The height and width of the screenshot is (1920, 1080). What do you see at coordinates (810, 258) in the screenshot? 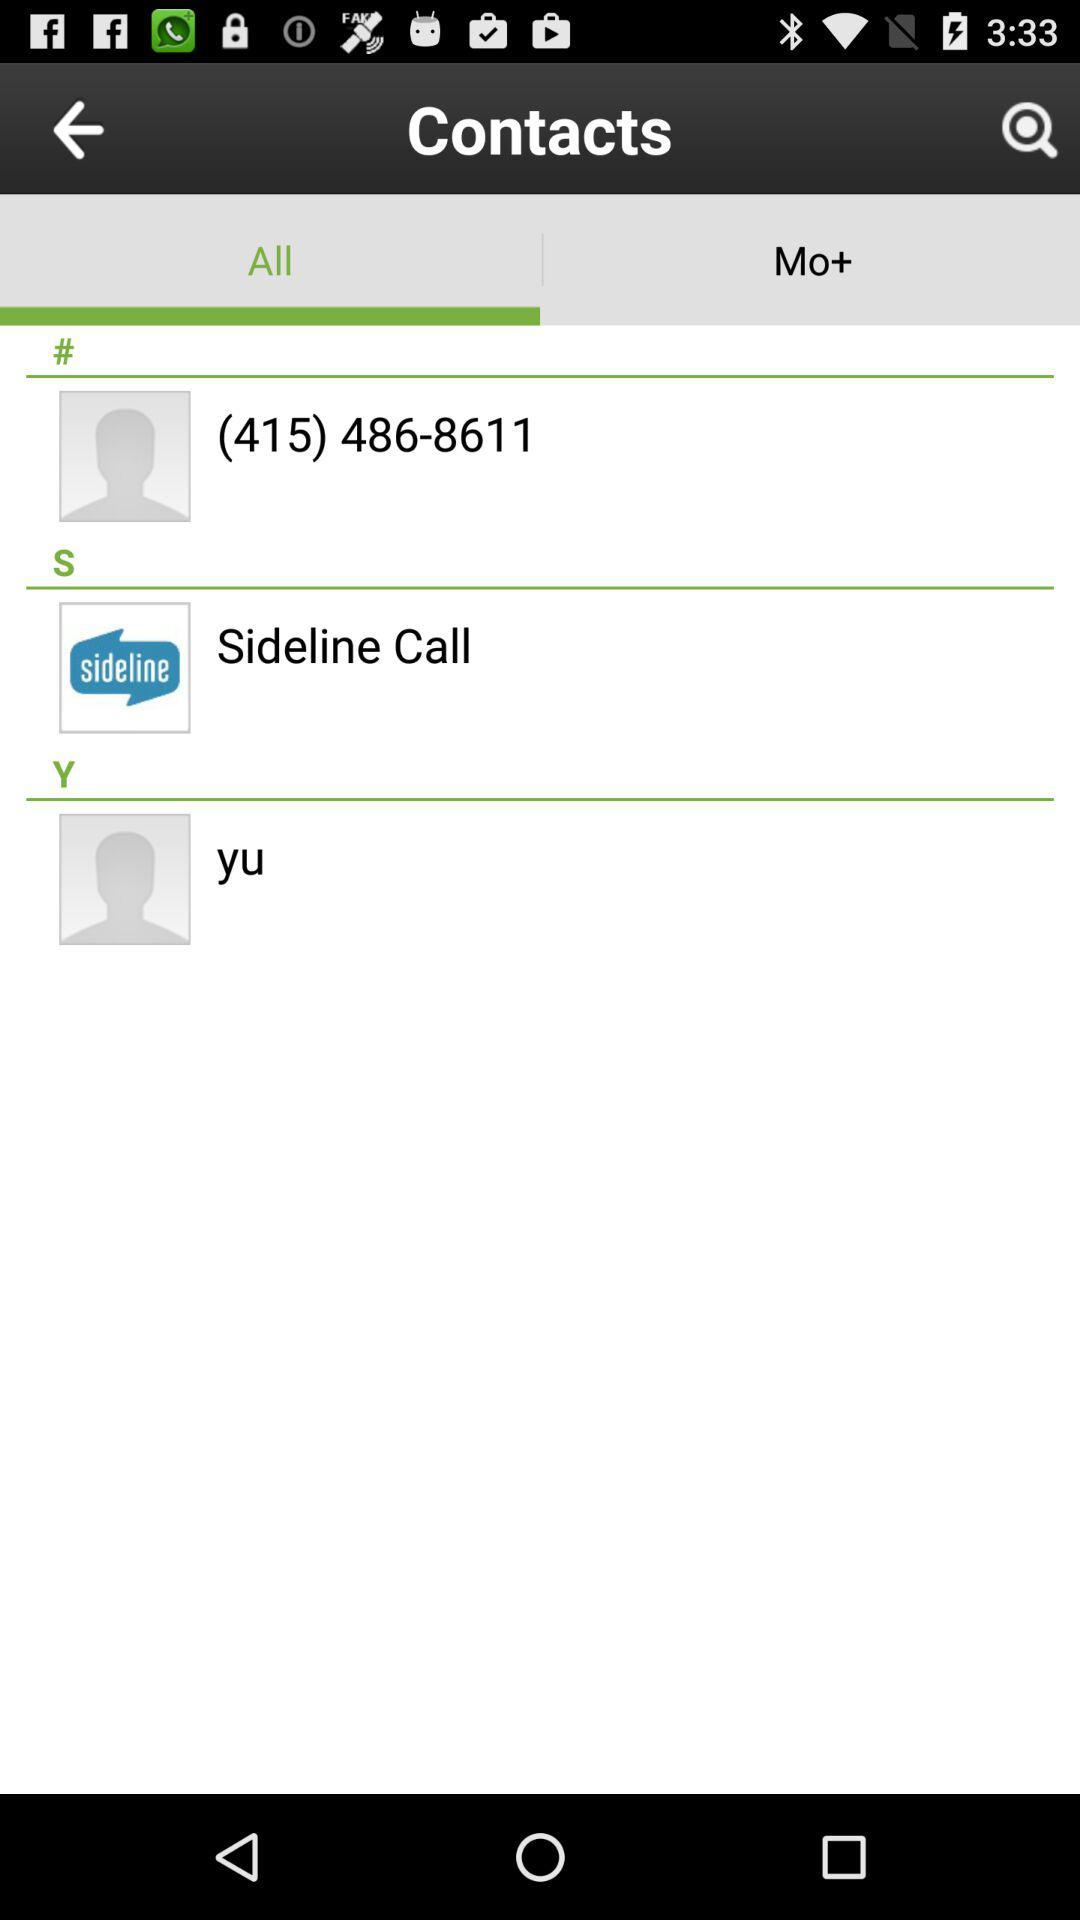
I see `the item above the #` at bounding box center [810, 258].